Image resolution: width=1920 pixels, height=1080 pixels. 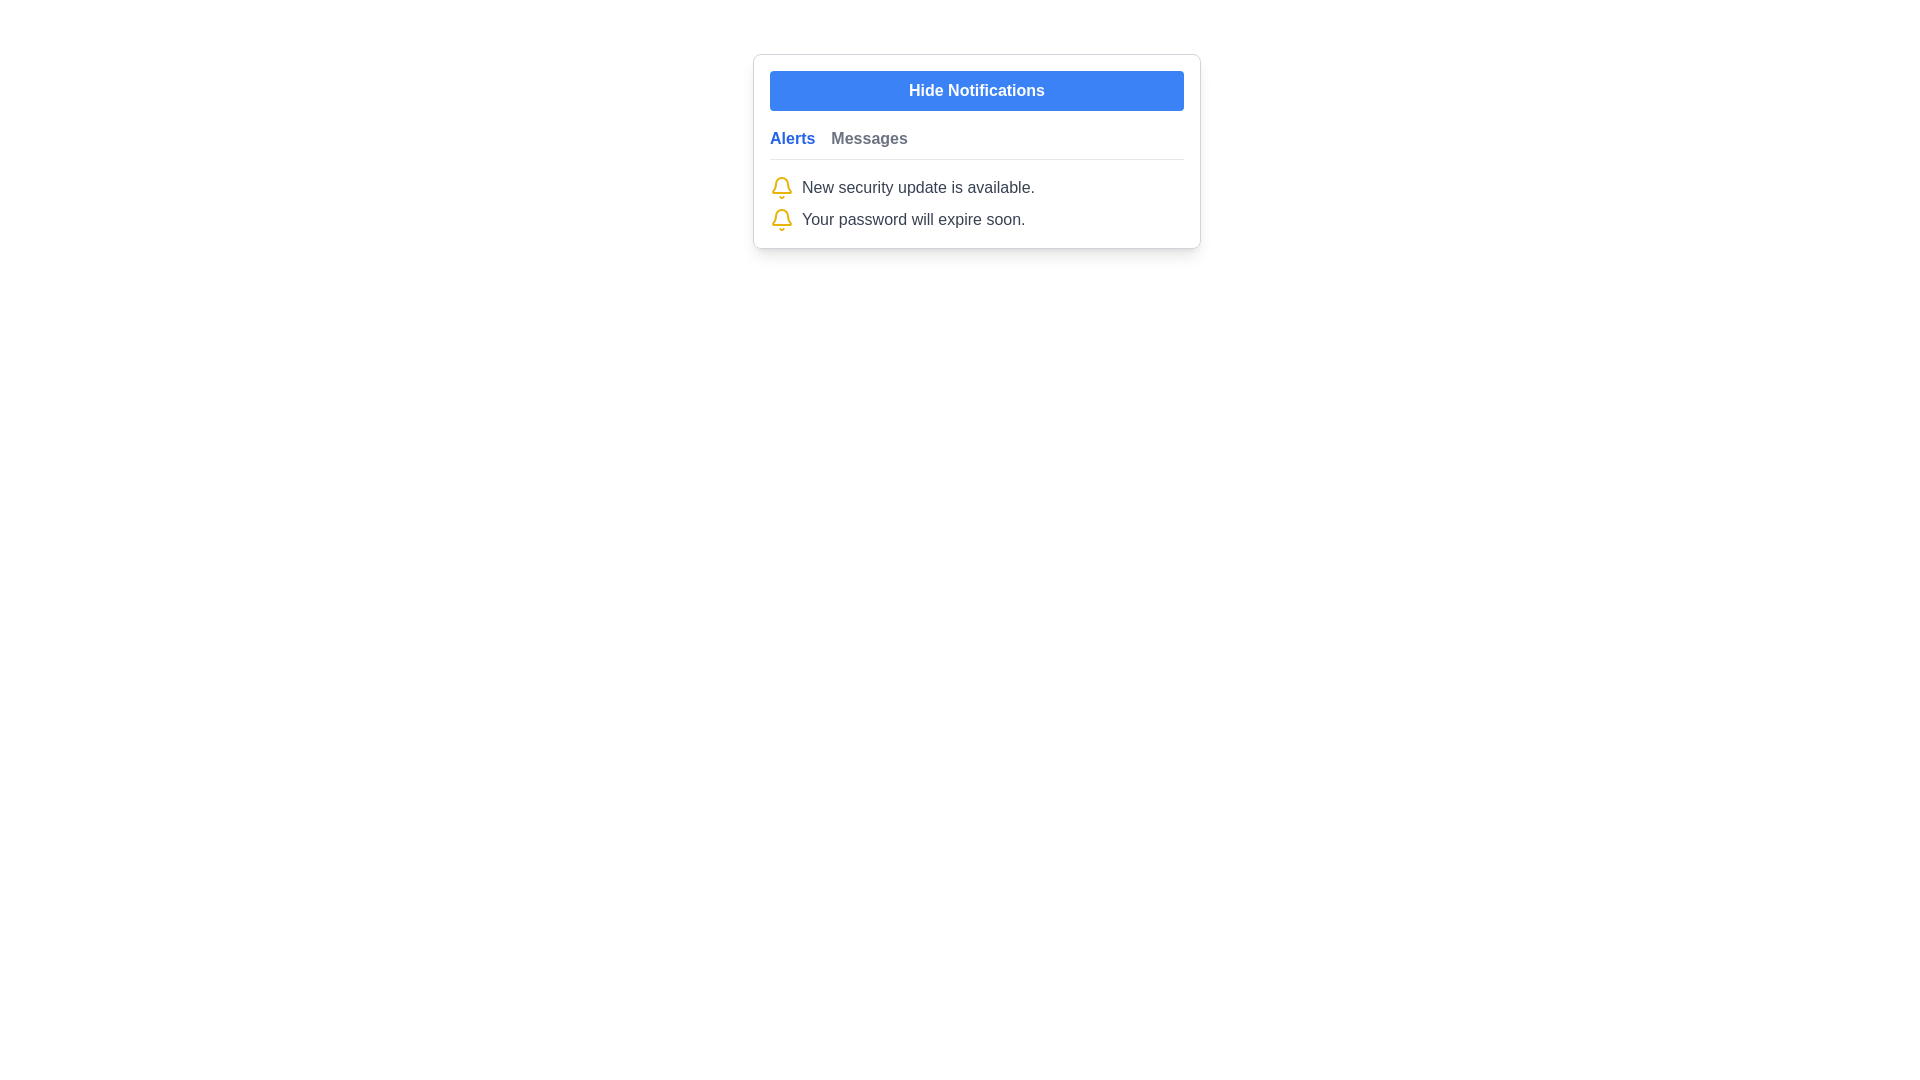 I want to click on the text label displaying 'Your password will expire soon.' that is positioned after a bell icon in the notification dropdown, so click(x=912, y=219).